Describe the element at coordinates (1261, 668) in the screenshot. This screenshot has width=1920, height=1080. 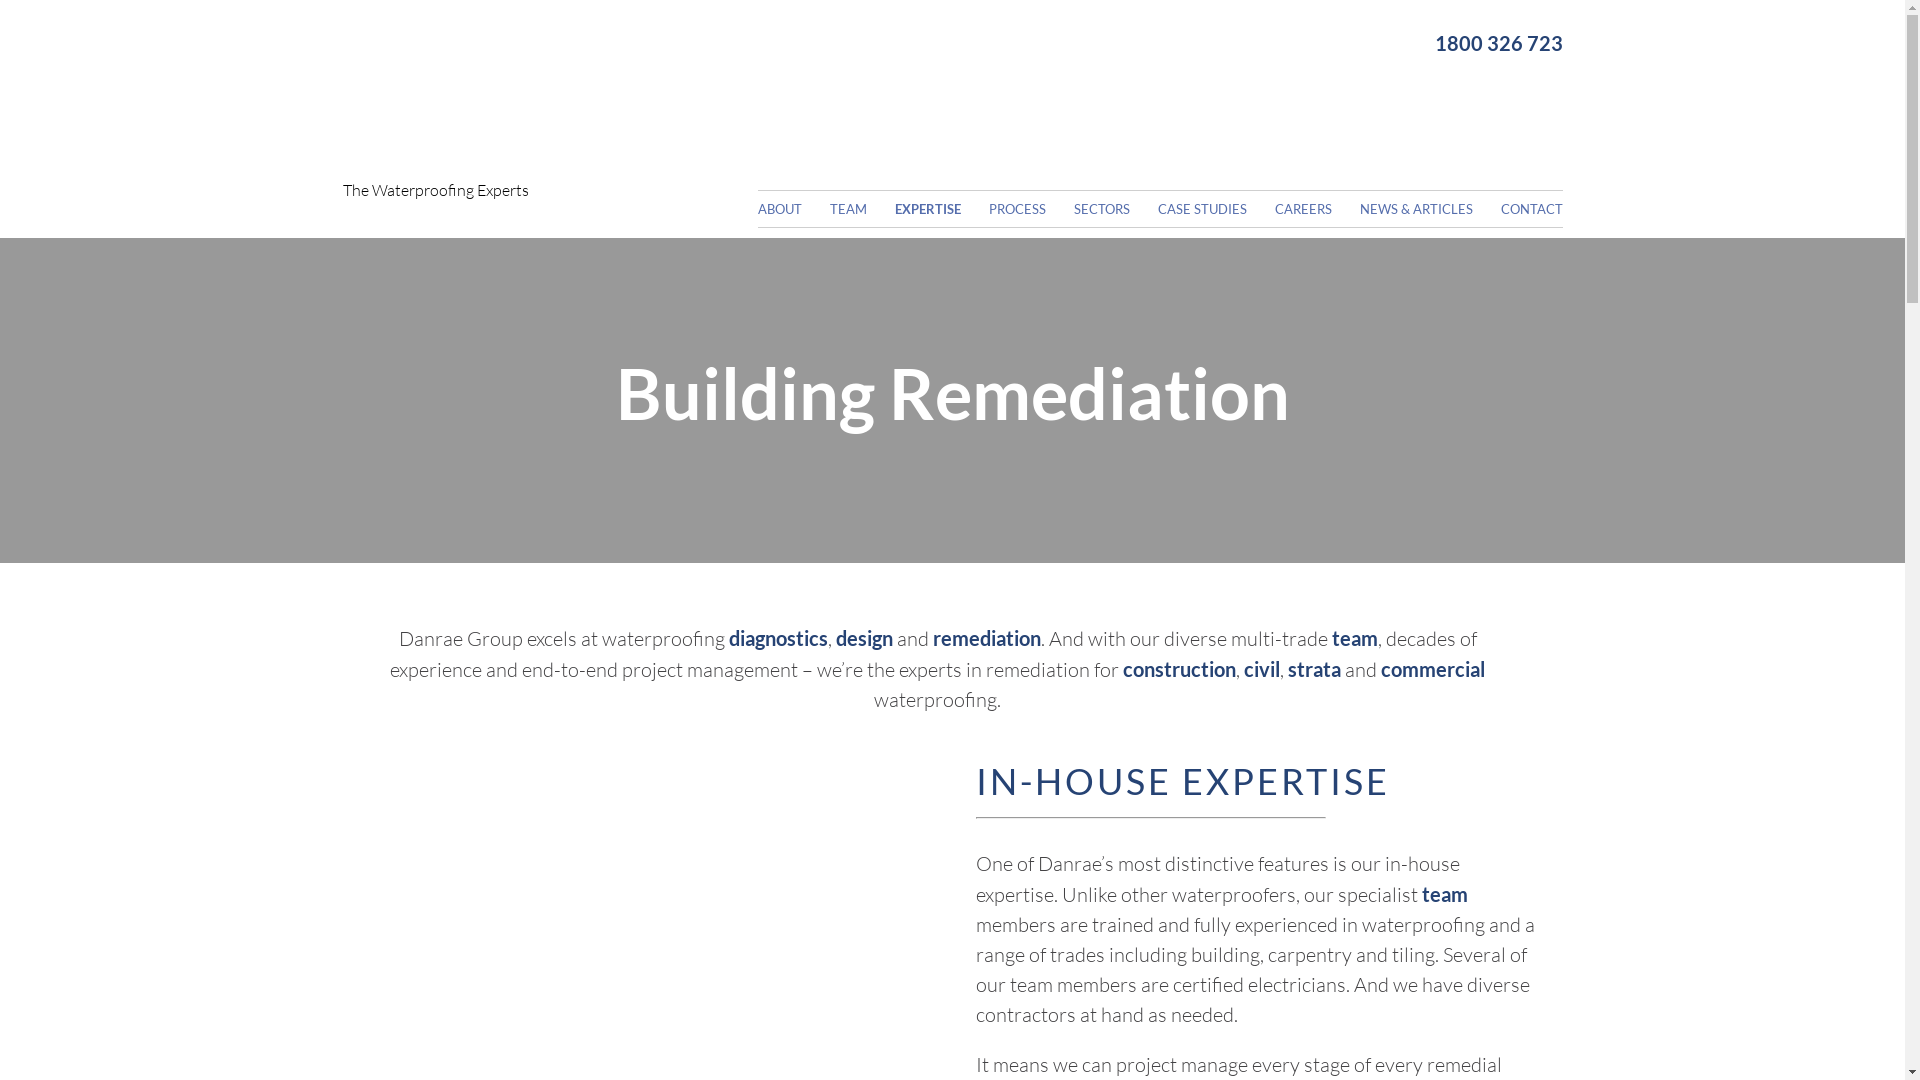
I see `'civil'` at that location.